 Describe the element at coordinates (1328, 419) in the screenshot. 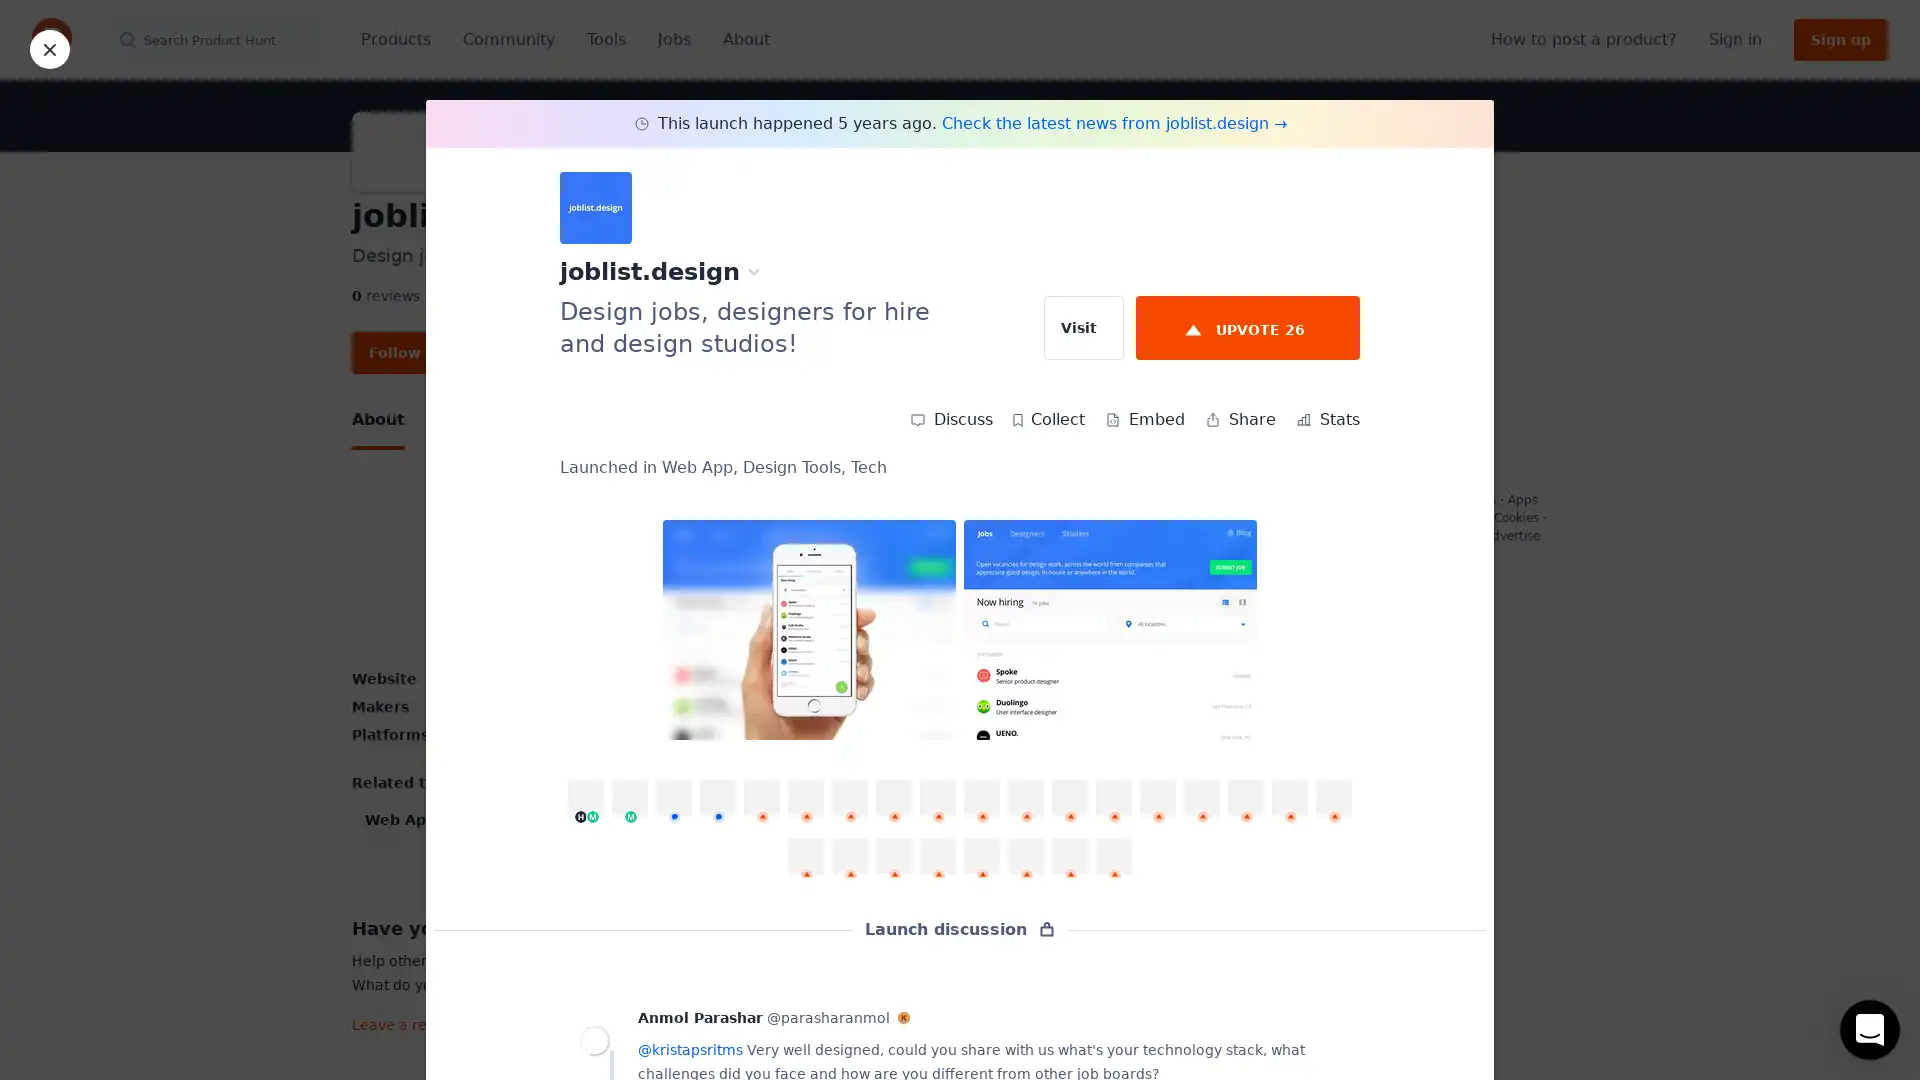

I see `Stats` at that location.